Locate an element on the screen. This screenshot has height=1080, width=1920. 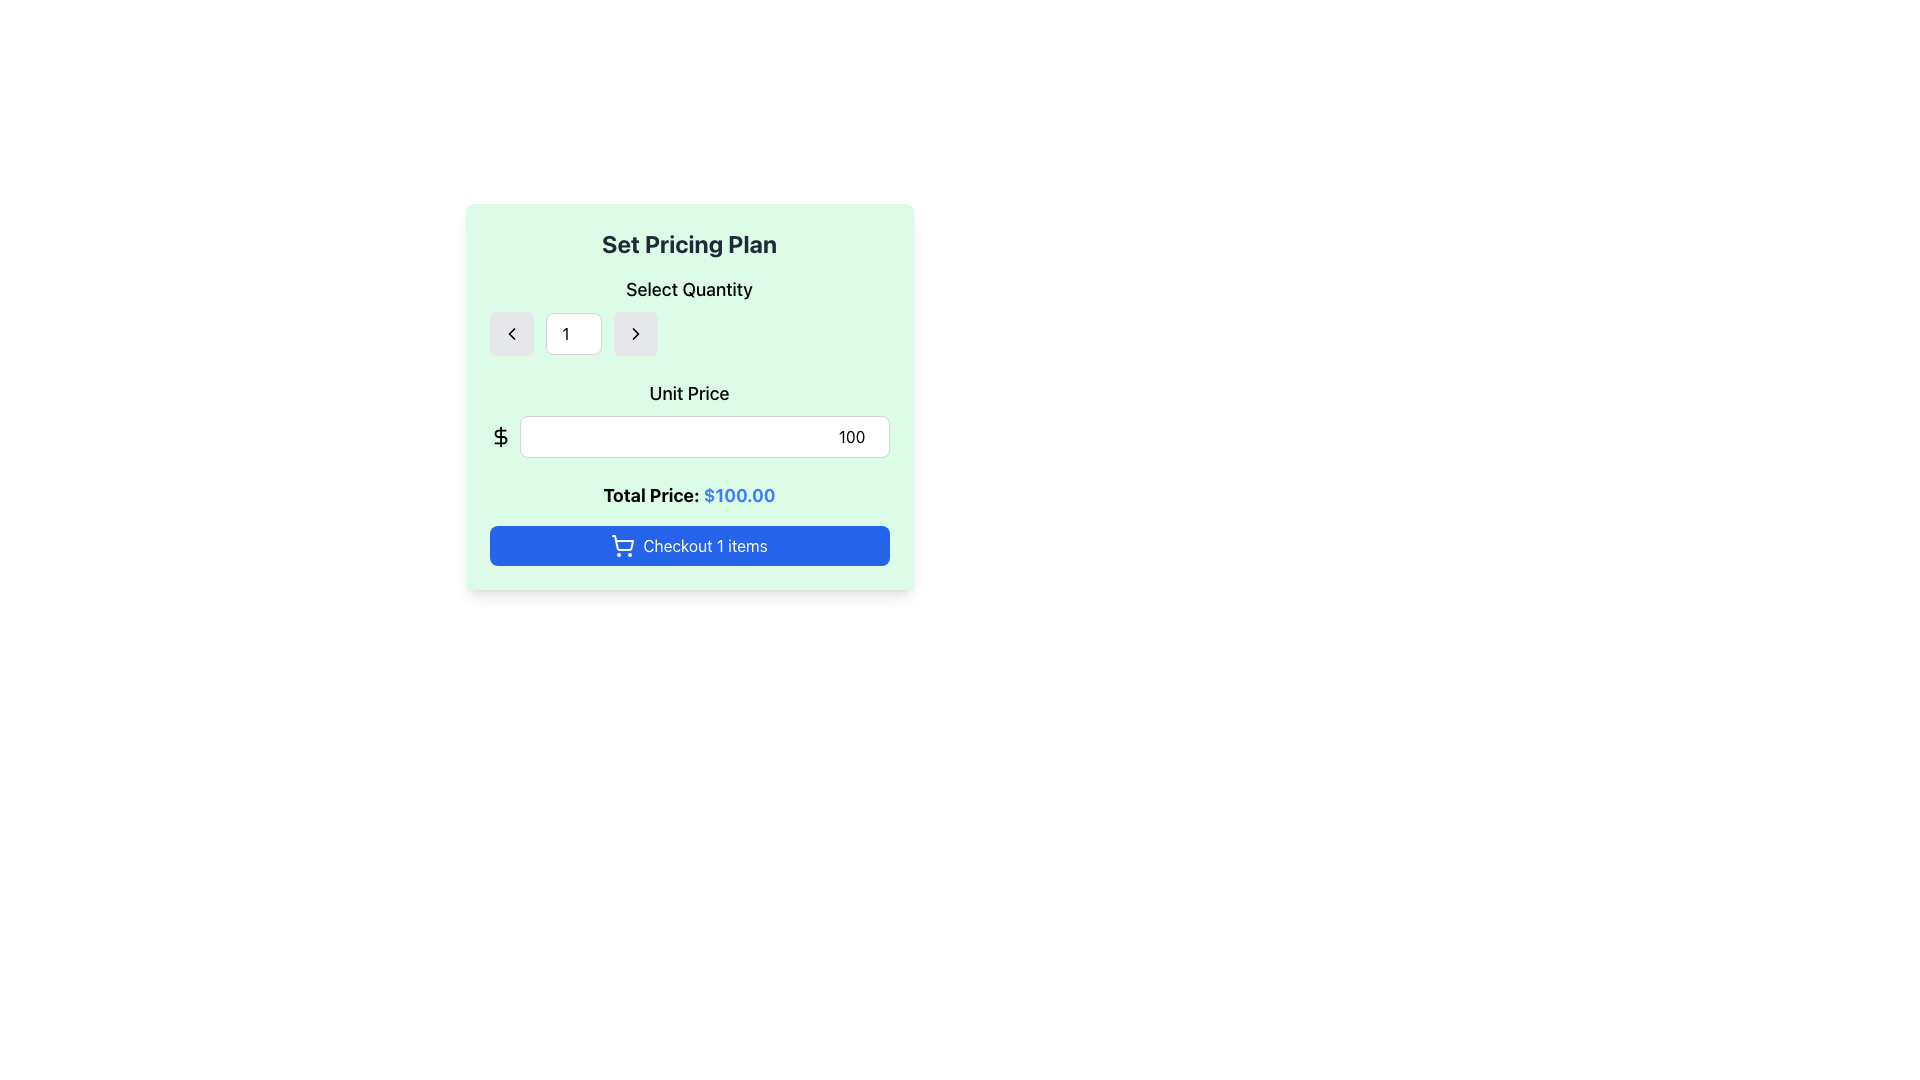
the text display element showing 'Total Price: $100.00', which is styled with a bold black font for 'Total Price:' and a blue font for '$100.00', located in a green background panel below the 'Unit Price' field is located at coordinates (689, 495).